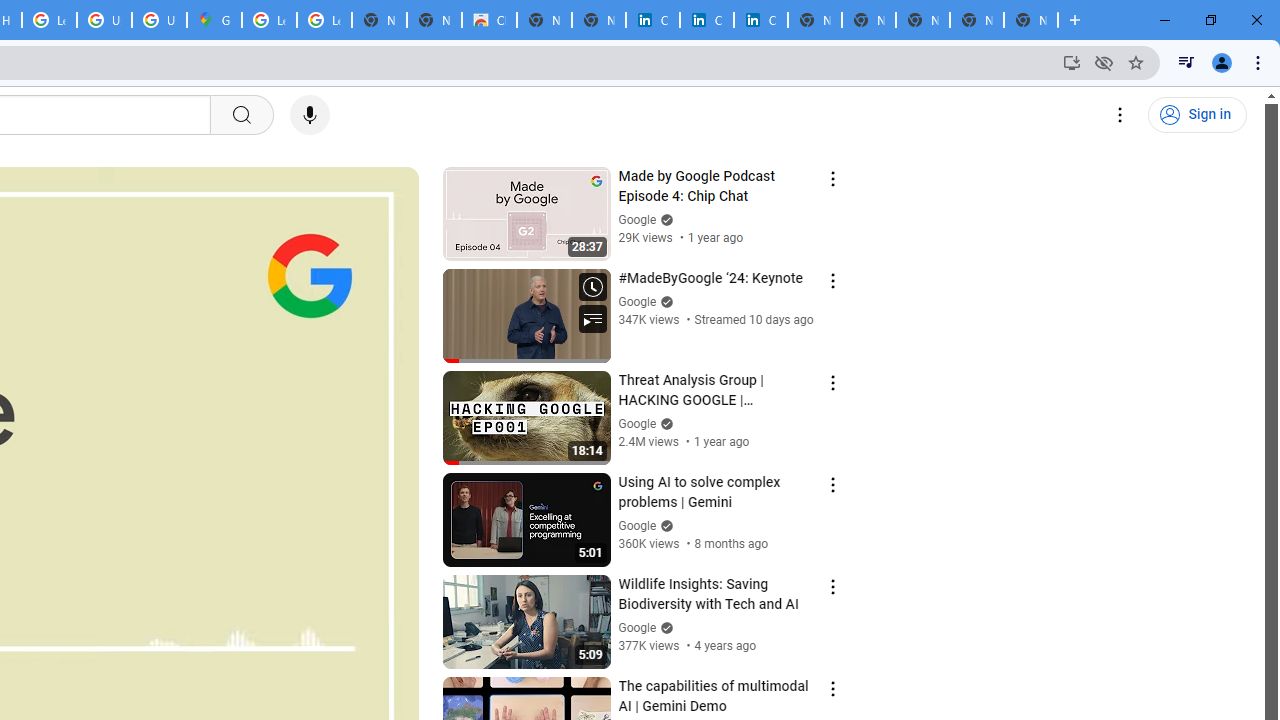 The height and width of the screenshot is (720, 1280). Describe the element at coordinates (664, 626) in the screenshot. I see `'Verified'` at that location.